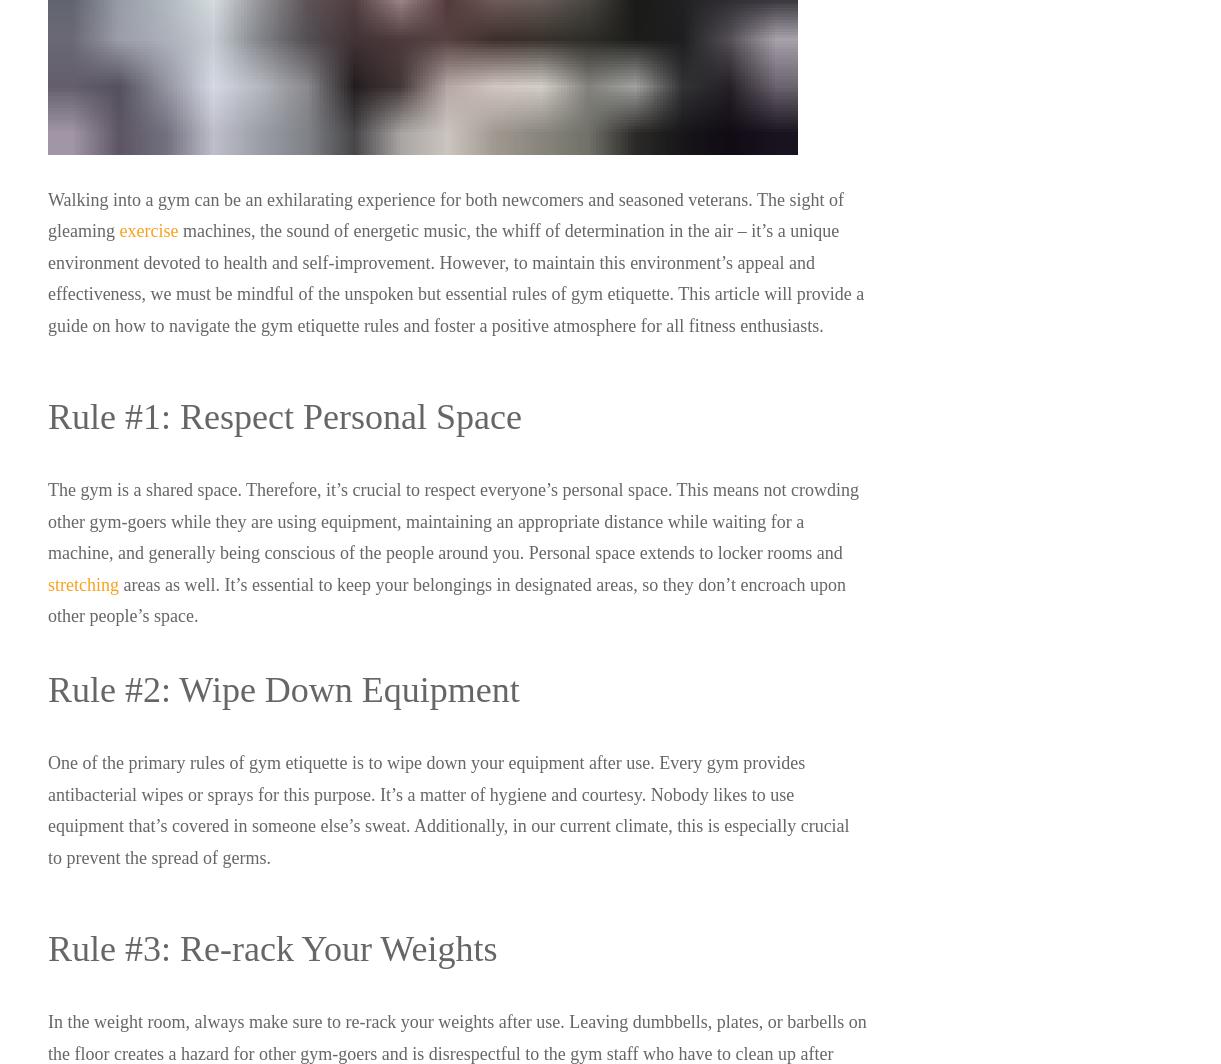  What do you see at coordinates (1071, 886) in the screenshot?
I see `'YouTube'` at bounding box center [1071, 886].